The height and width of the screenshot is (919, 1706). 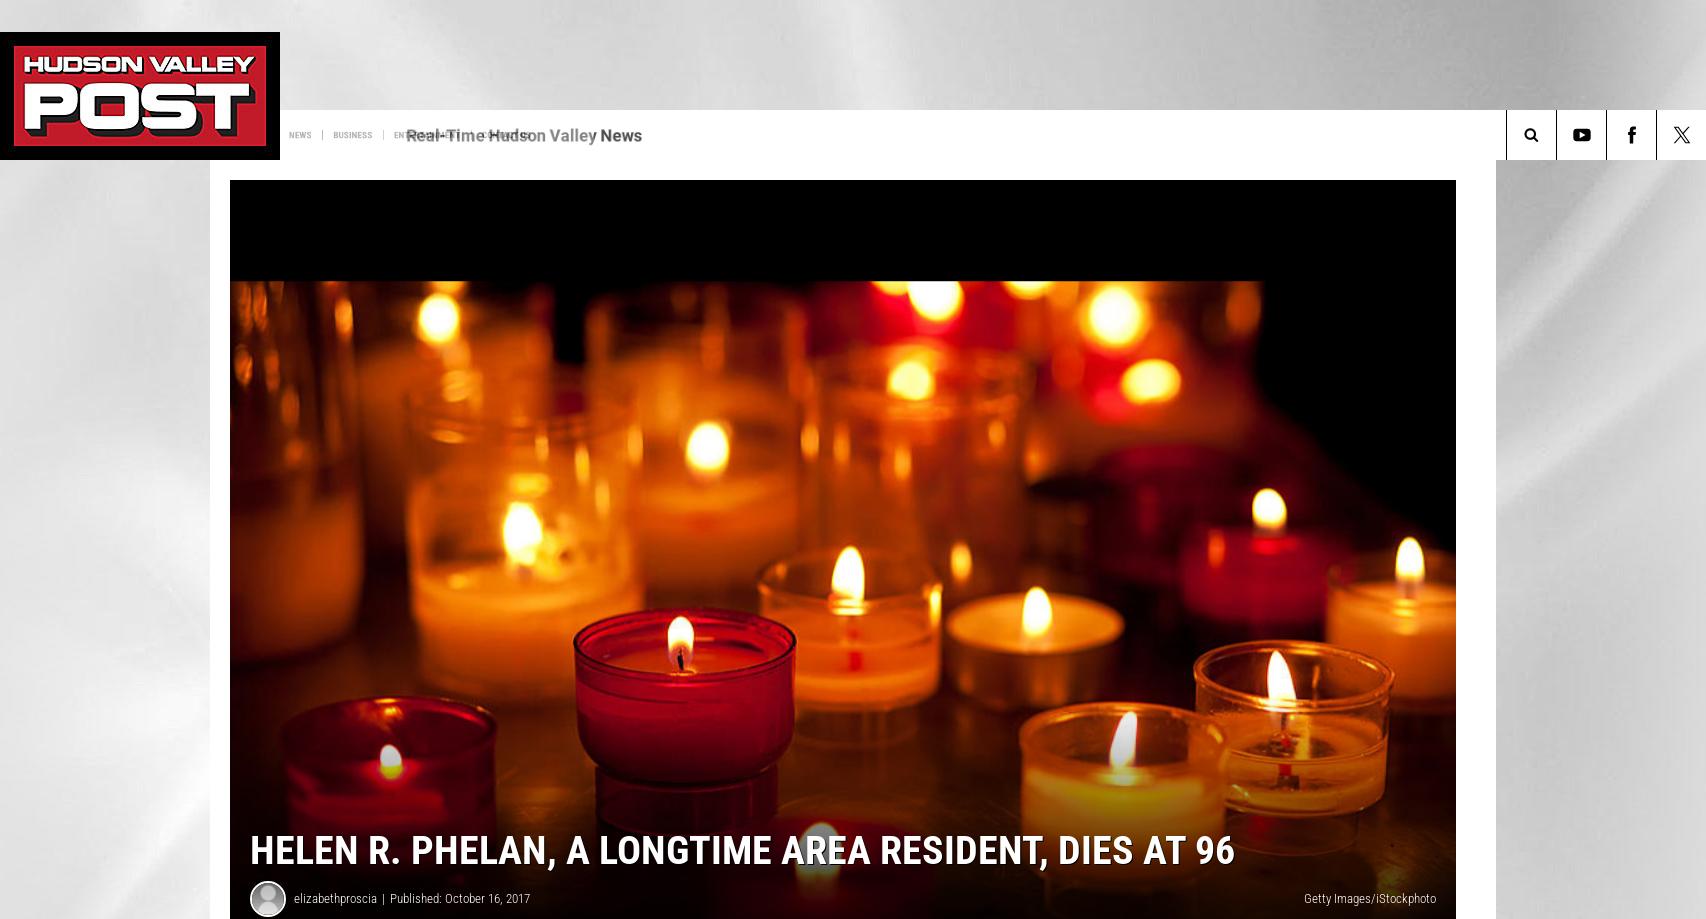 I want to click on 'Contact Us', so click(x=801, y=134).